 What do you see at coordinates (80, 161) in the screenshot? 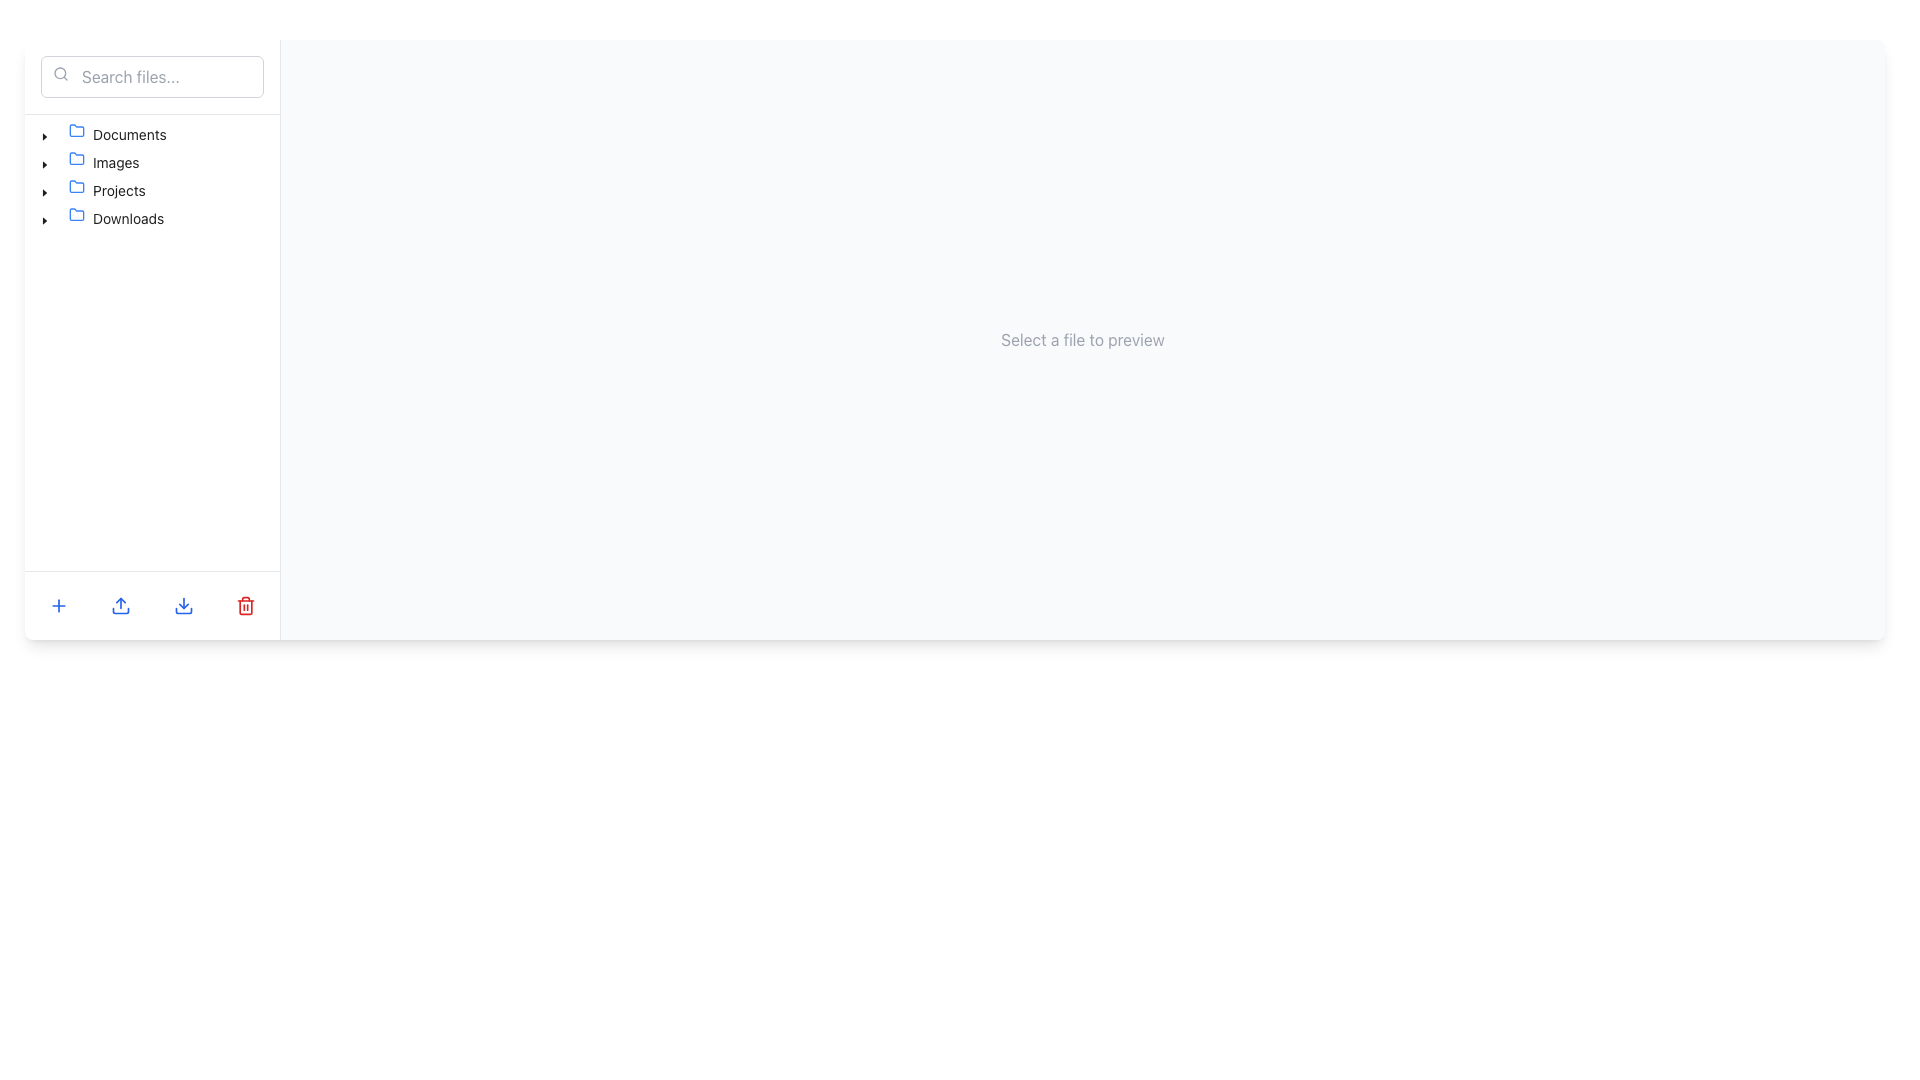
I see `the blue folder icon located to the left of the 'Images' label` at bounding box center [80, 161].